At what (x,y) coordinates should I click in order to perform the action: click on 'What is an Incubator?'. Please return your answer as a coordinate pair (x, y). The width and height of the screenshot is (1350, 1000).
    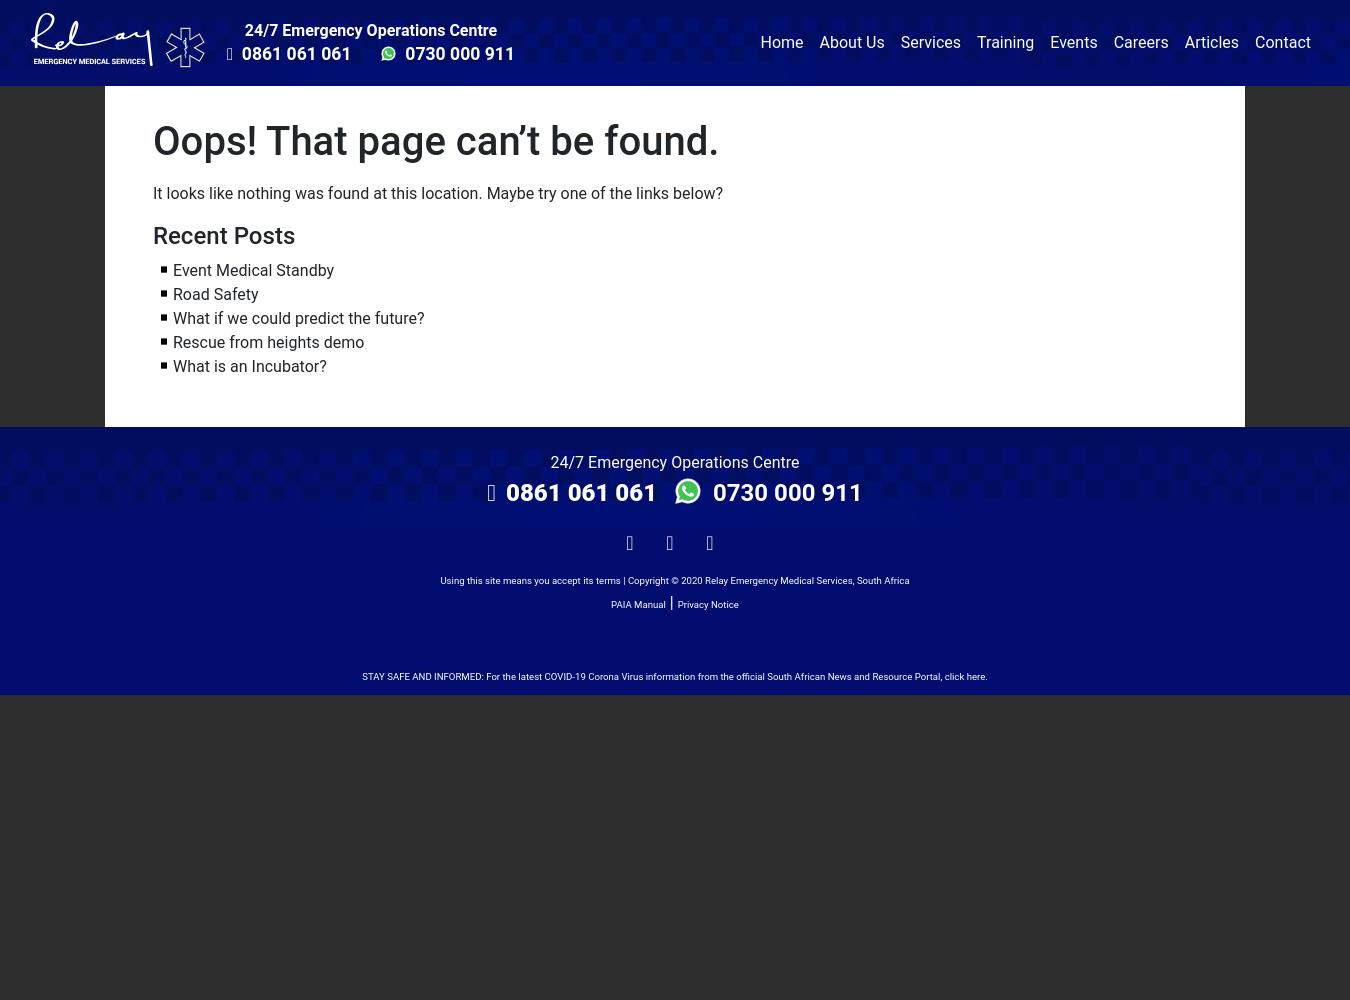
    Looking at the image, I should click on (248, 364).